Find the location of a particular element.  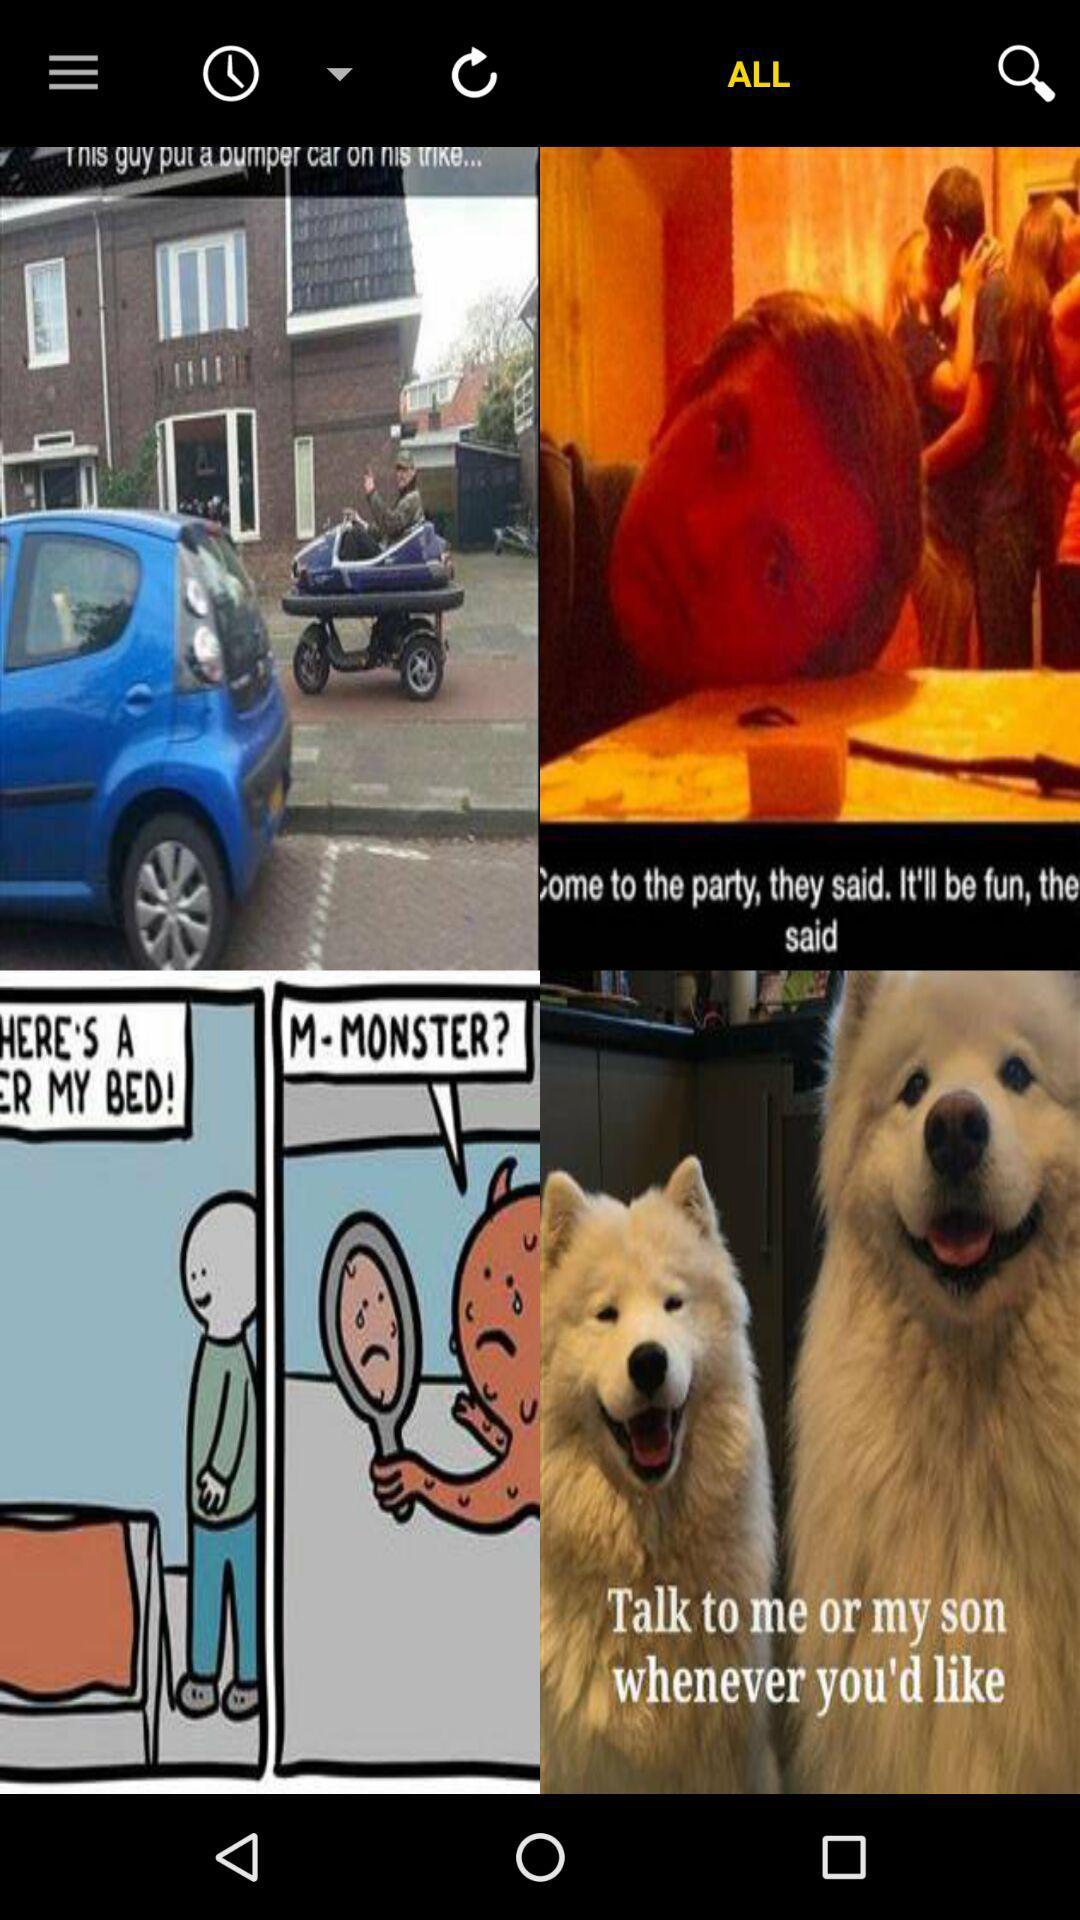

refresh page is located at coordinates (474, 73).